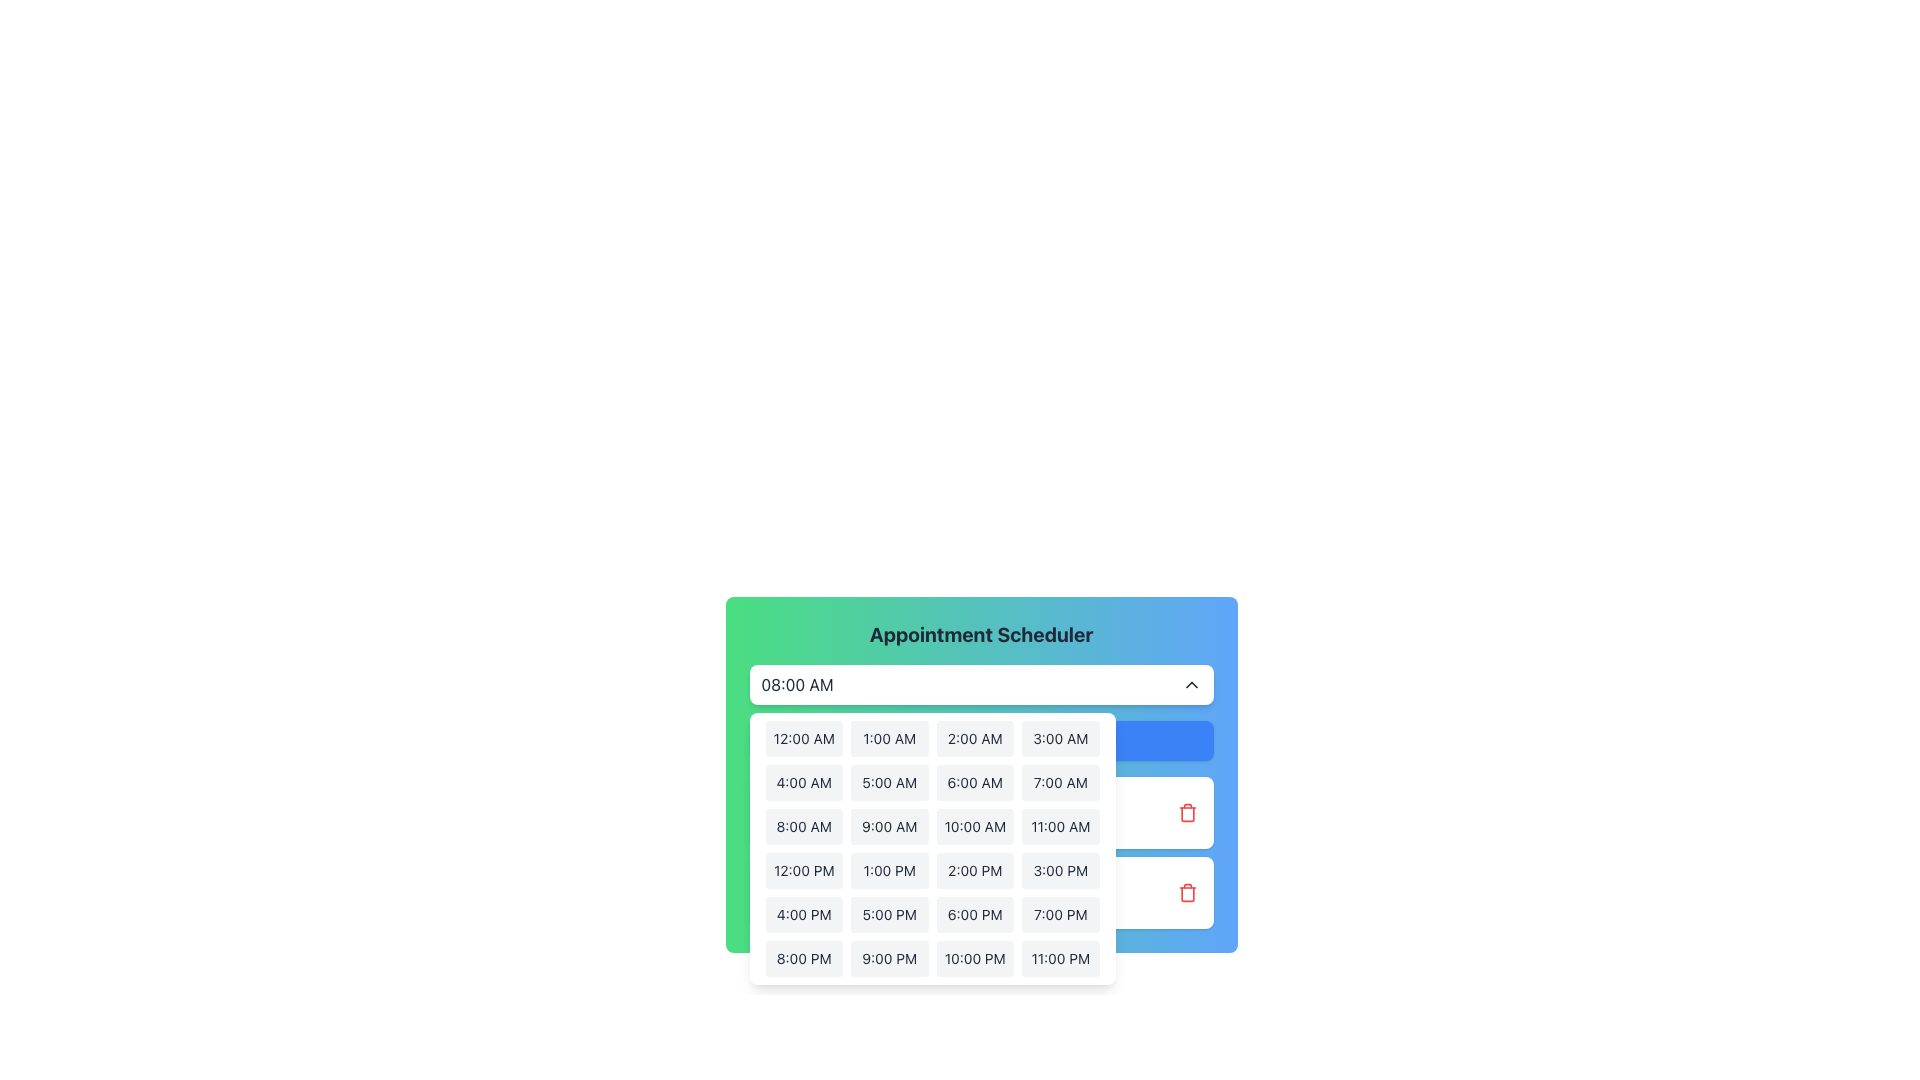  What do you see at coordinates (975, 826) in the screenshot?
I see `the button that selects the time '10:00 AM' in the second row, third column of the dropdown grid to change its background color` at bounding box center [975, 826].